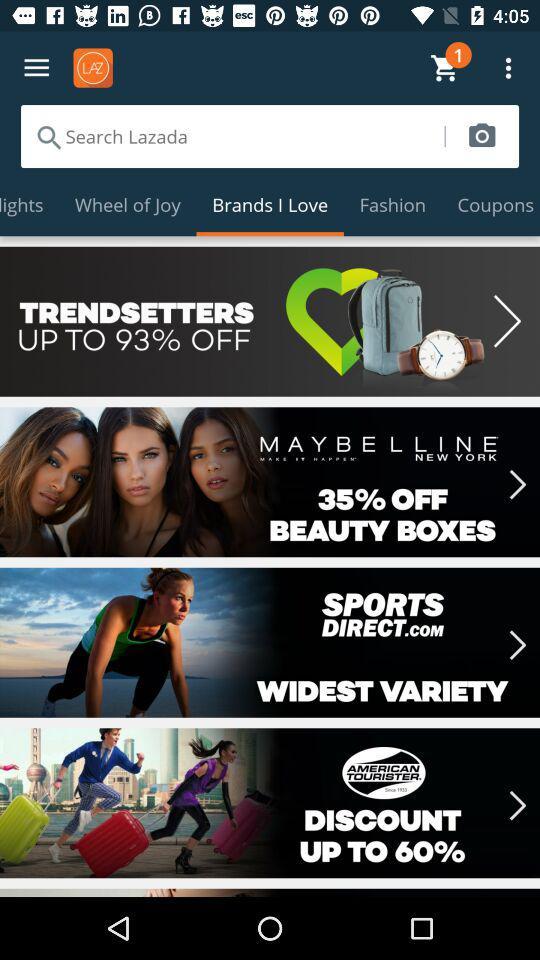 This screenshot has height=960, width=540. What do you see at coordinates (270, 481) in the screenshot?
I see `opens offer for shopping` at bounding box center [270, 481].